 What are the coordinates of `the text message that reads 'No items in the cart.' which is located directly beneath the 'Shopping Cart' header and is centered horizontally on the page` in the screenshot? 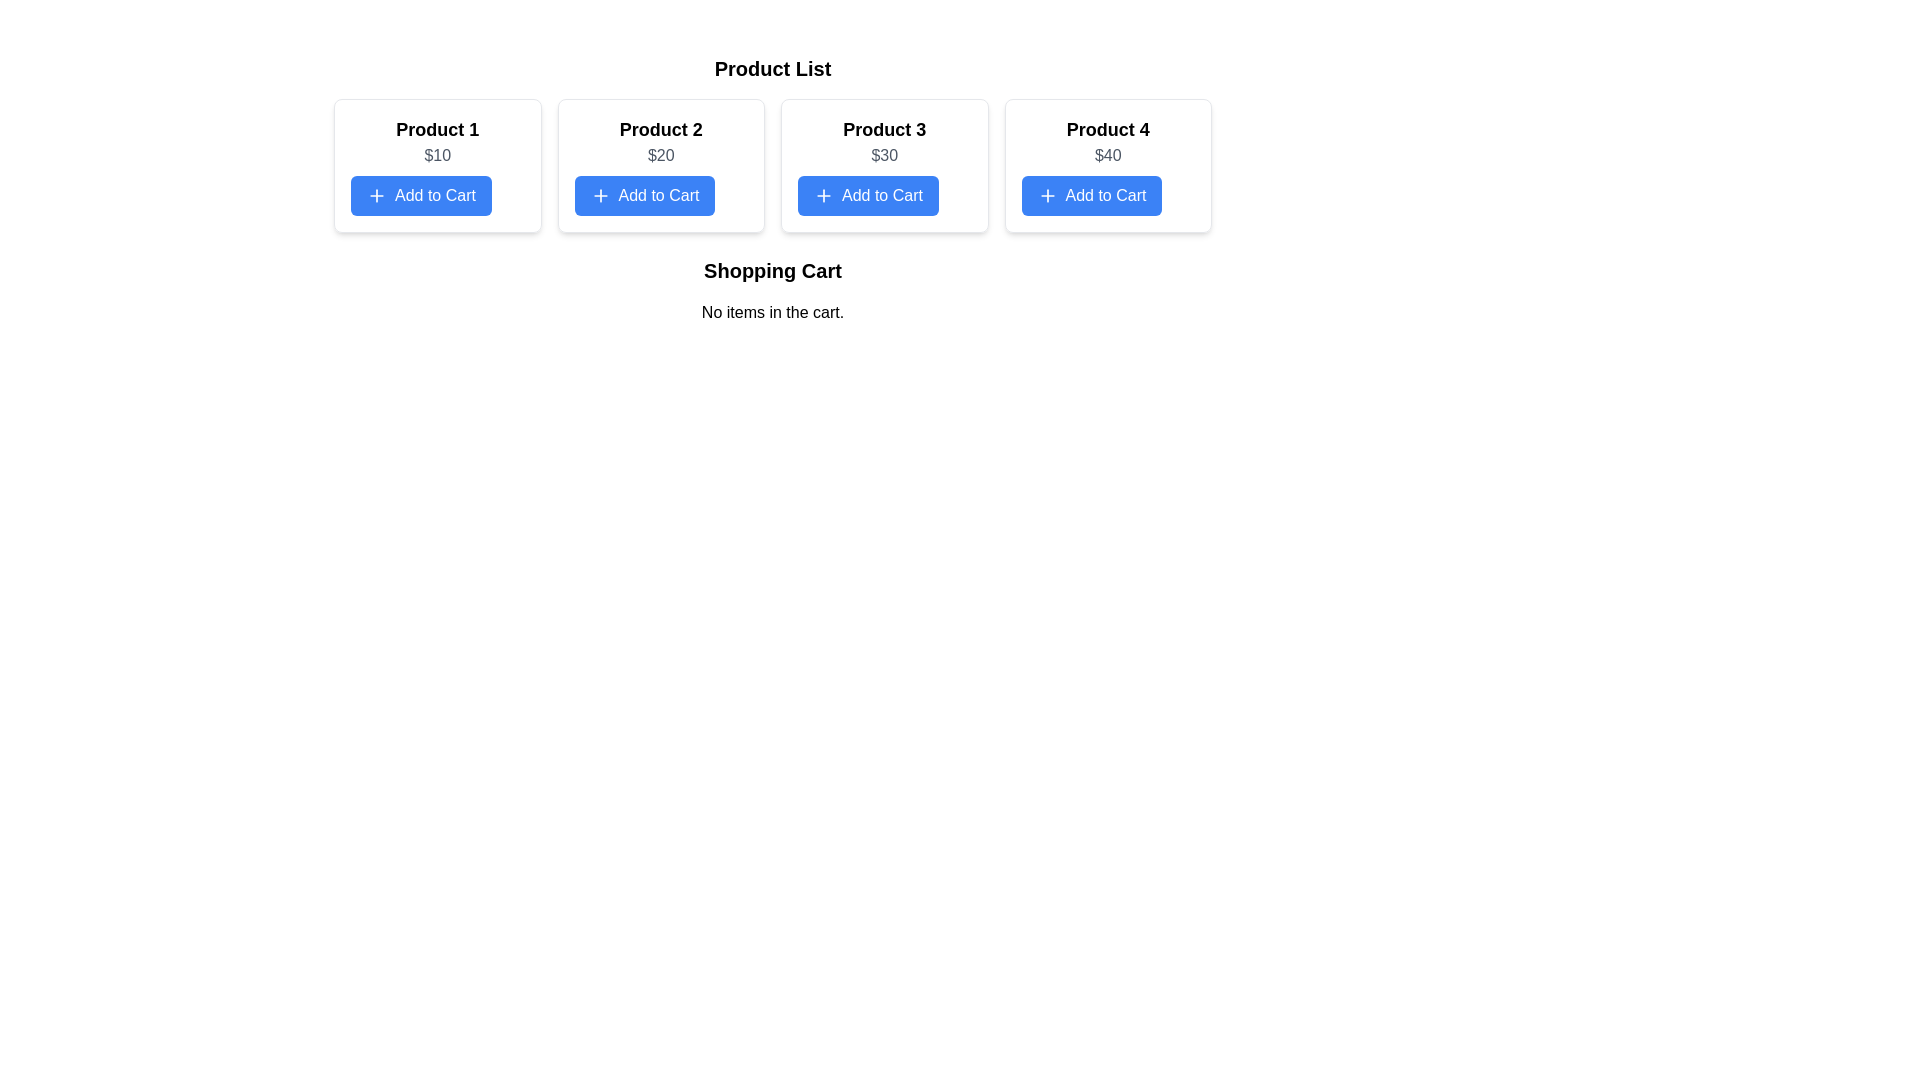 It's located at (771, 312).